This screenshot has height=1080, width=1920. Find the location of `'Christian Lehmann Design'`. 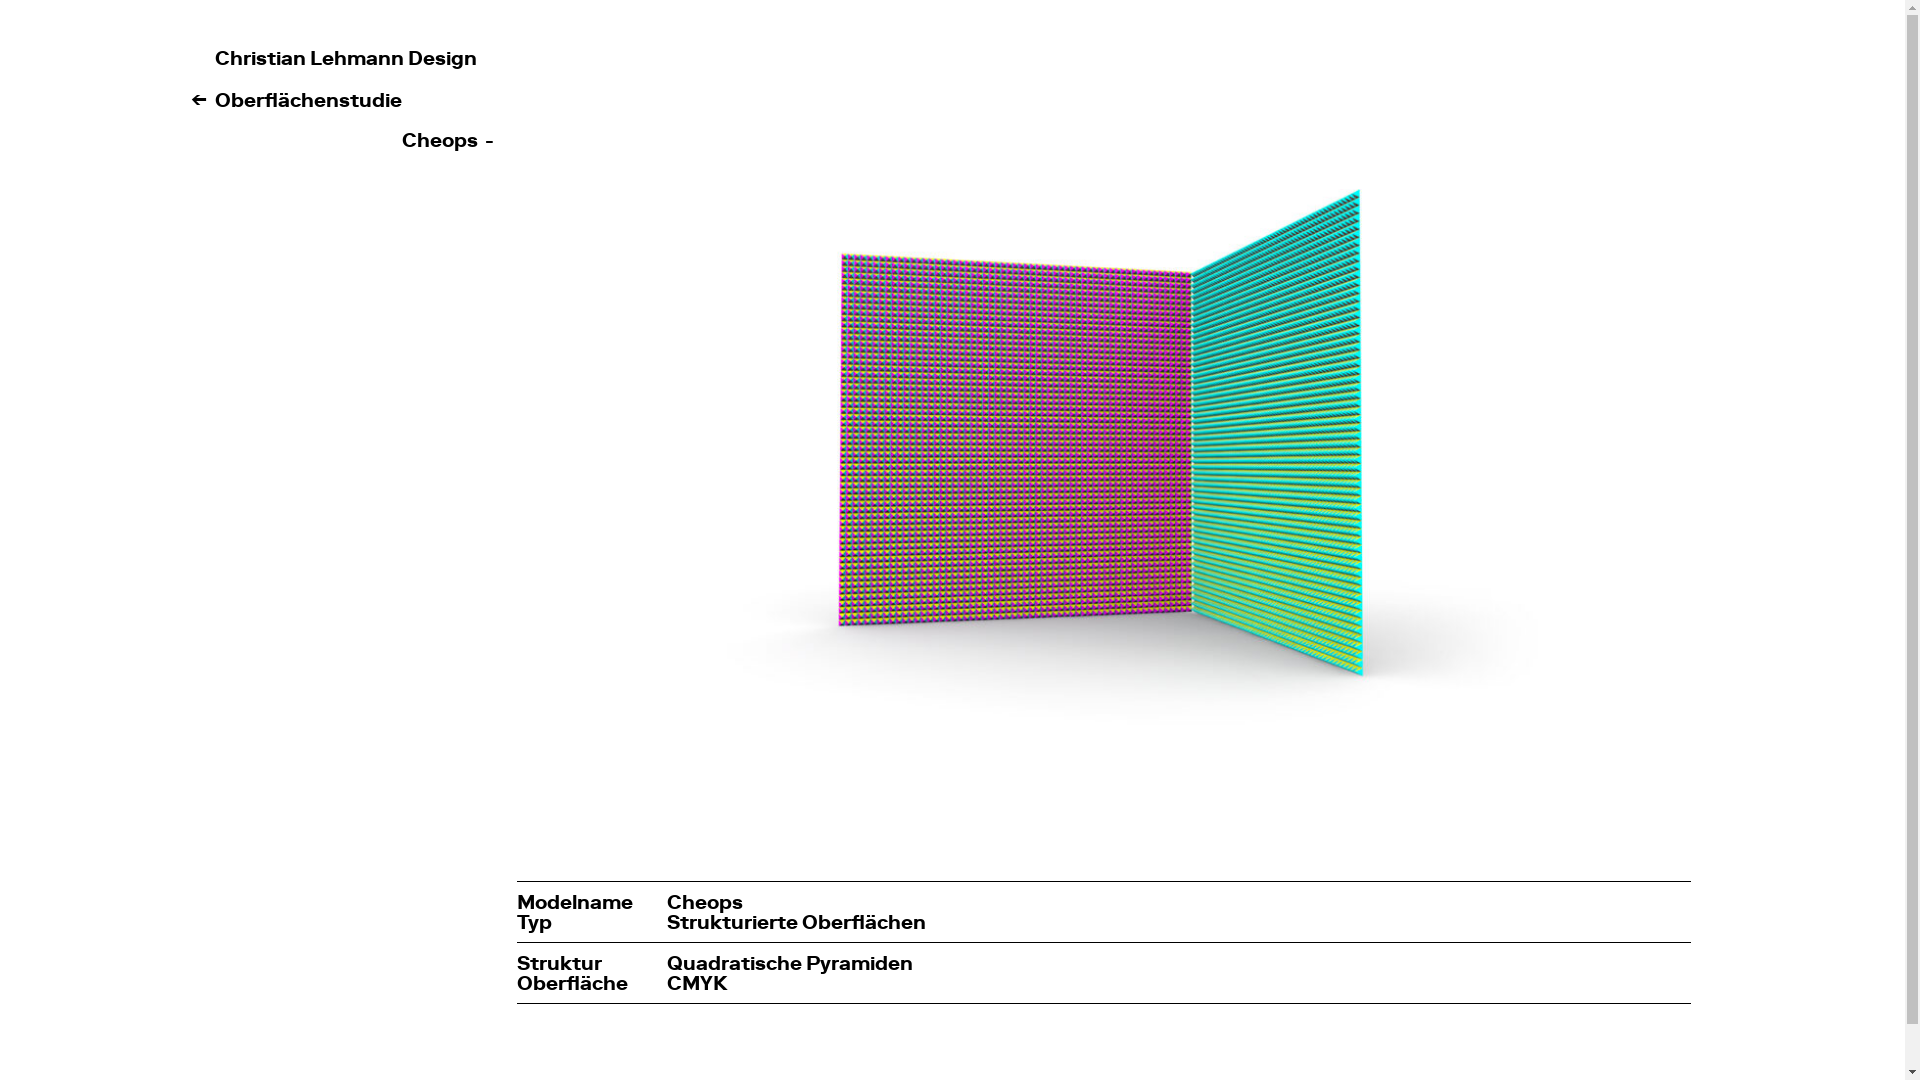

'Christian Lehmann Design' is located at coordinates (345, 56).